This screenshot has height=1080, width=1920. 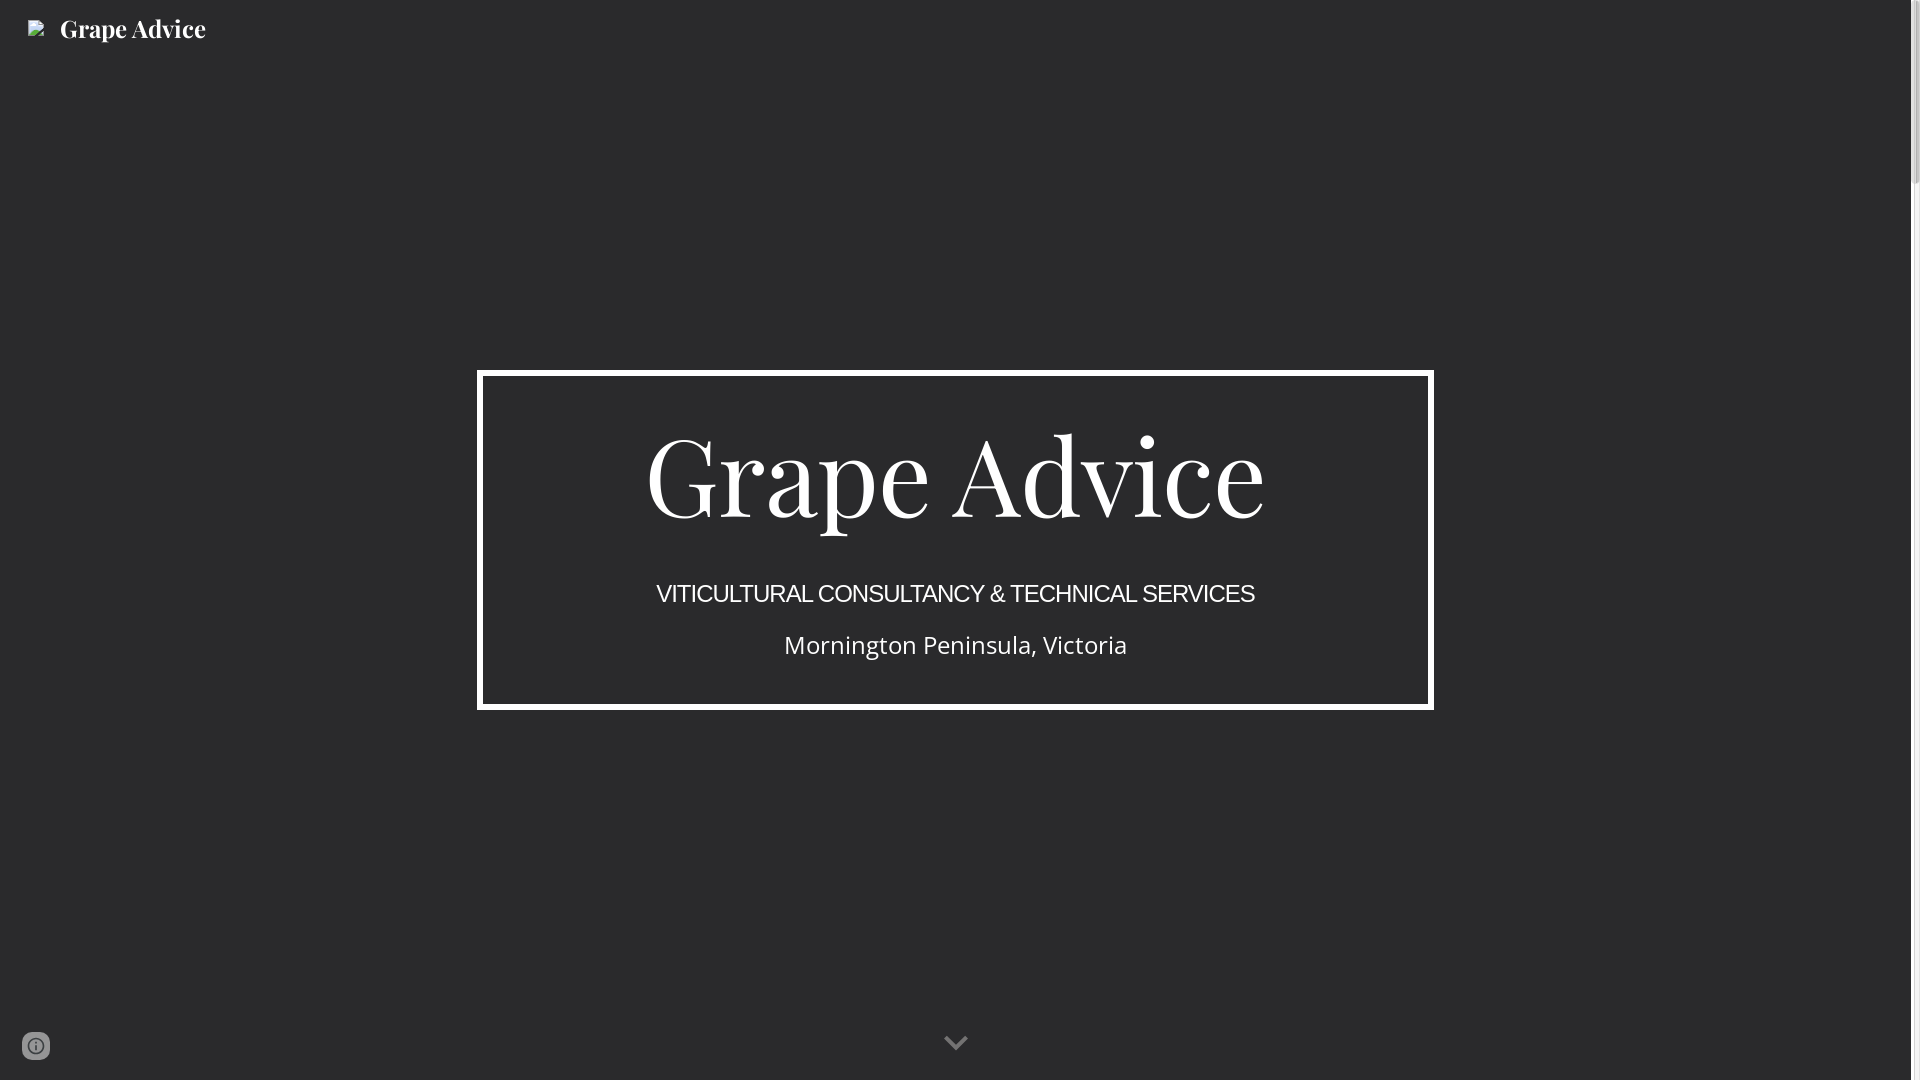 What do you see at coordinates (115, 23) in the screenshot?
I see `'Grape Advice'` at bounding box center [115, 23].